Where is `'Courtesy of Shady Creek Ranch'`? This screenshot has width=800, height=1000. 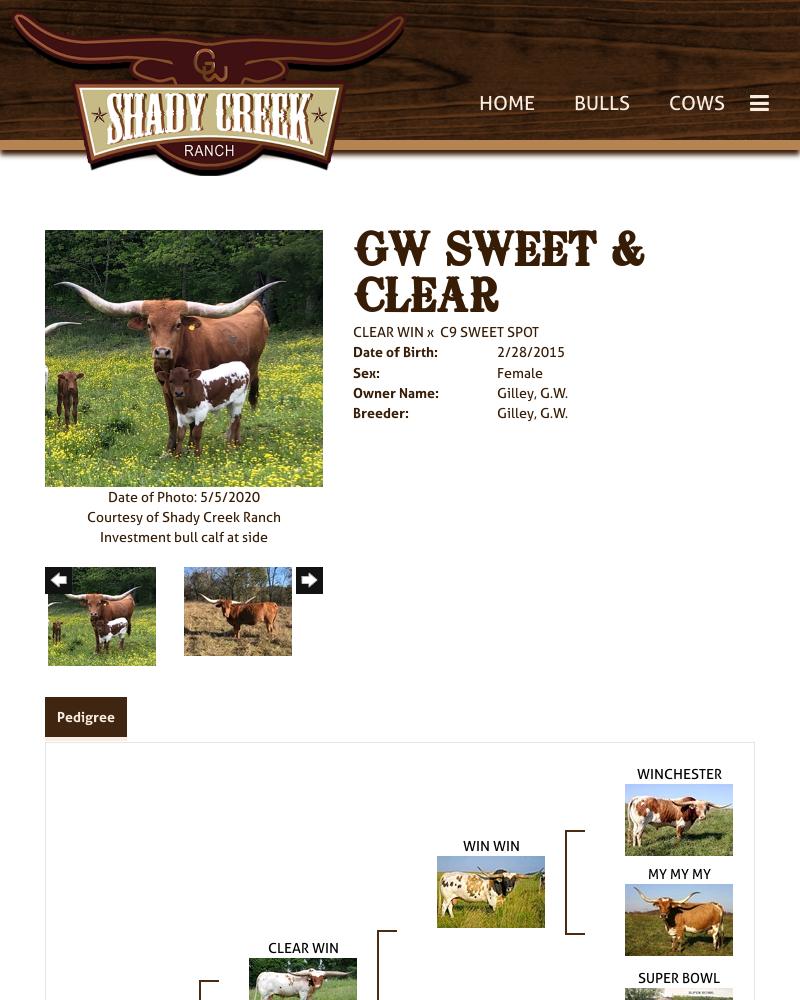 'Courtesy of Shady Creek Ranch' is located at coordinates (86, 515).